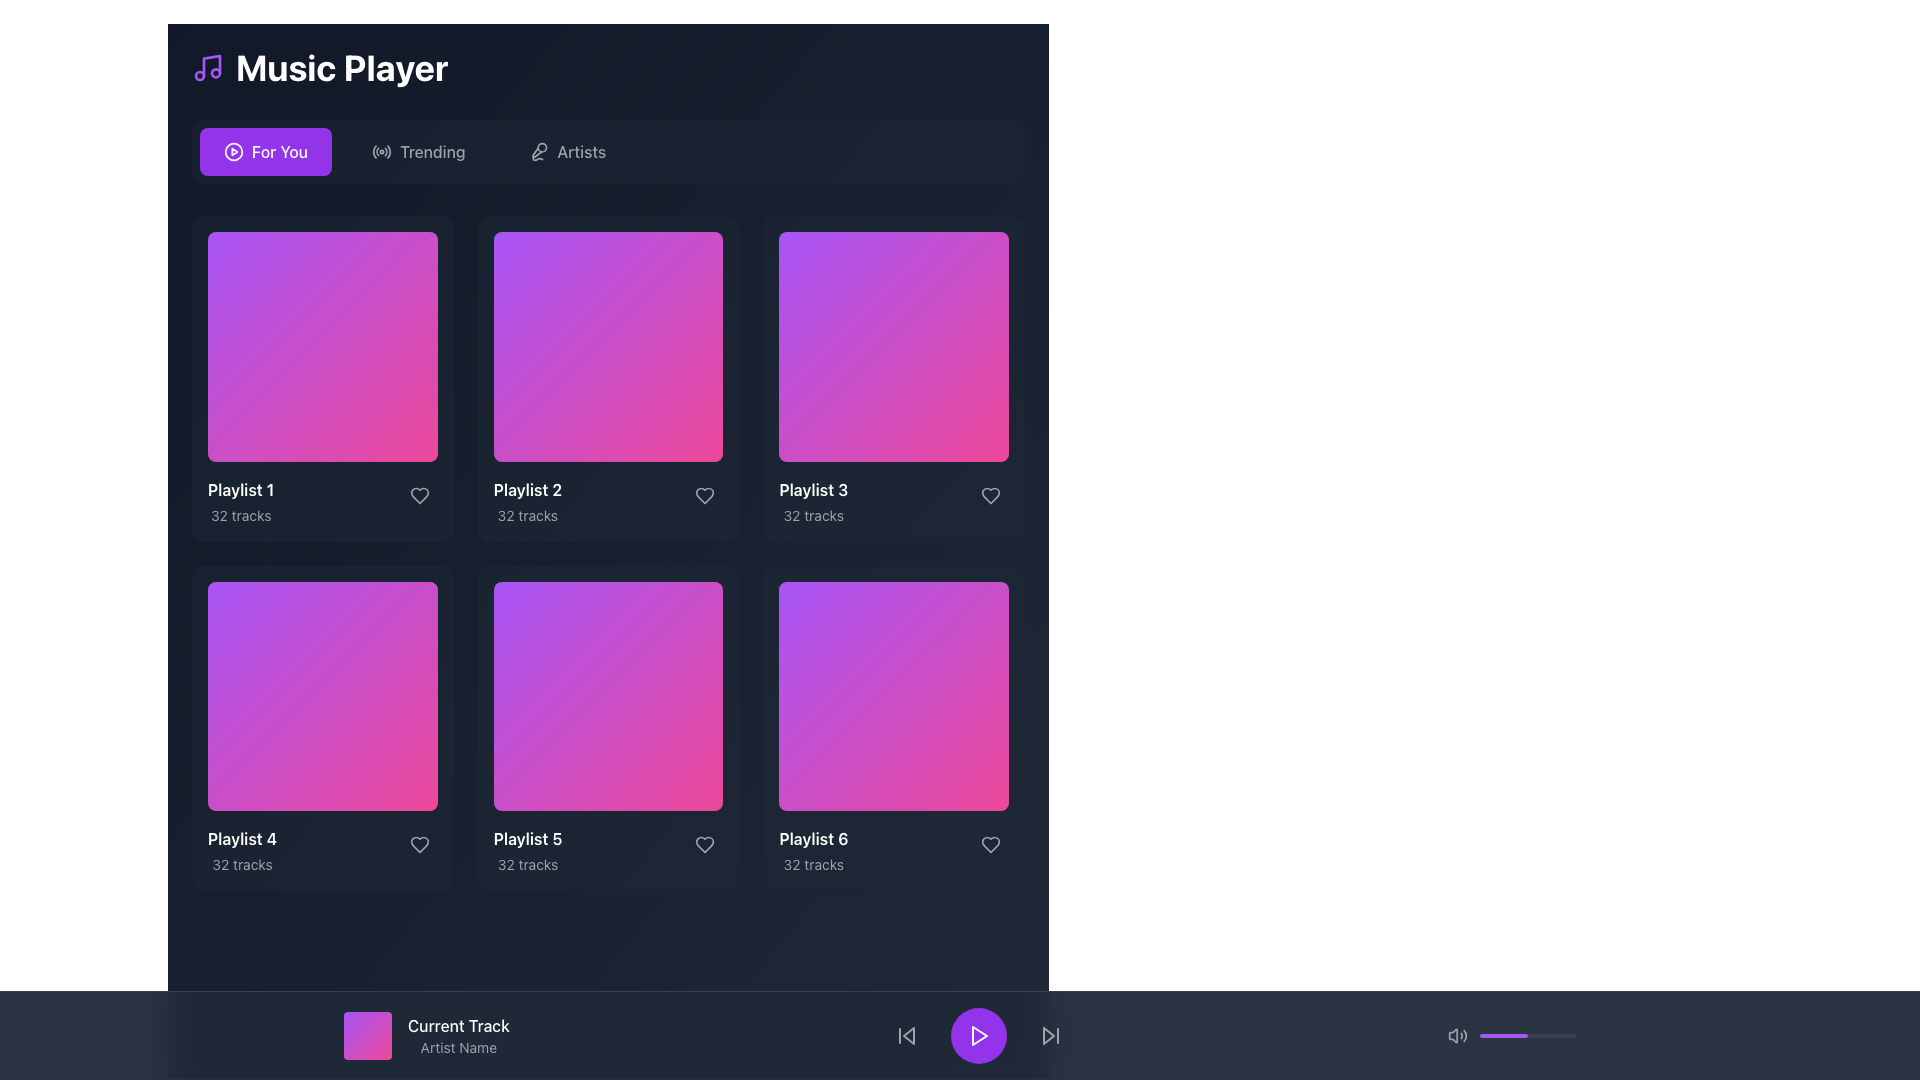  I want to click on the 'Trending' button located in the horizontal navigation menu, which is positioned between the 'For You' and 'Artists' buttons, so click(417, 150).